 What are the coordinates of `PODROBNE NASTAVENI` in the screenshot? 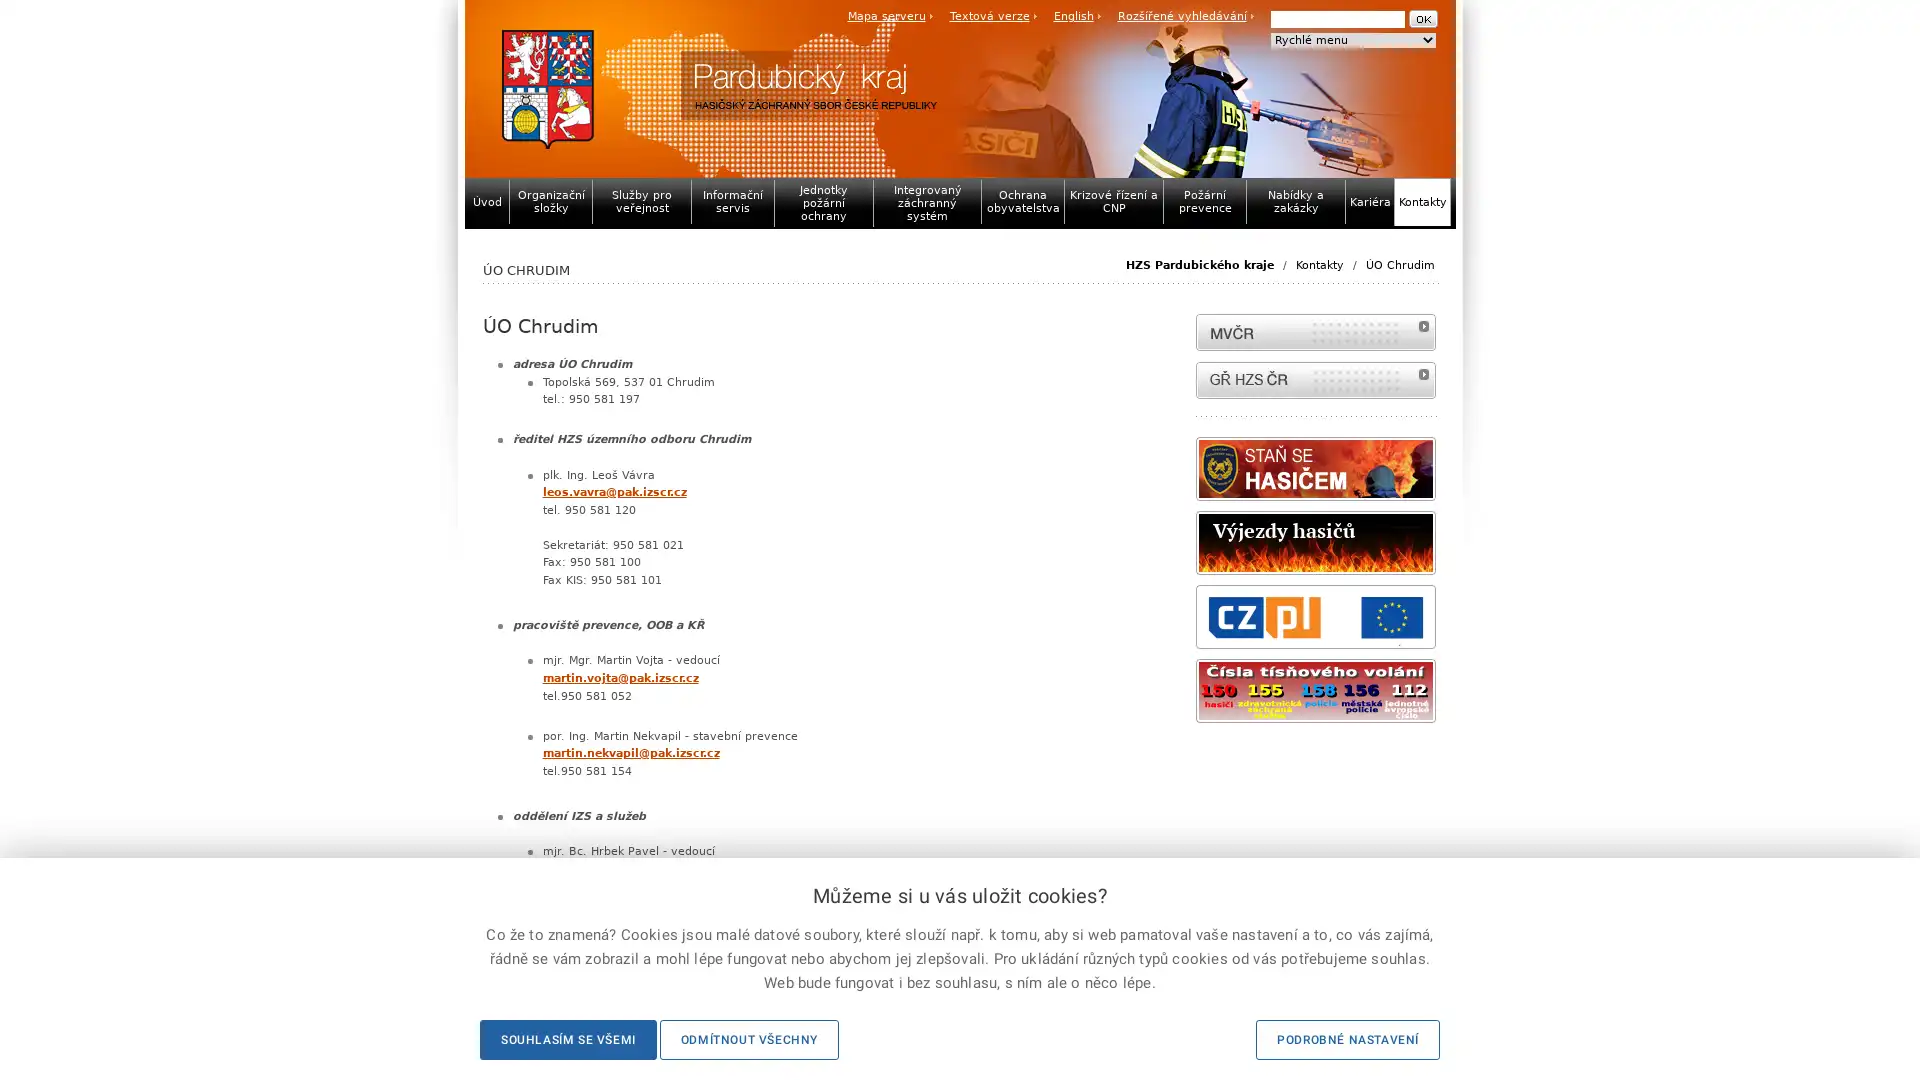 It's located at (1348, 1039).